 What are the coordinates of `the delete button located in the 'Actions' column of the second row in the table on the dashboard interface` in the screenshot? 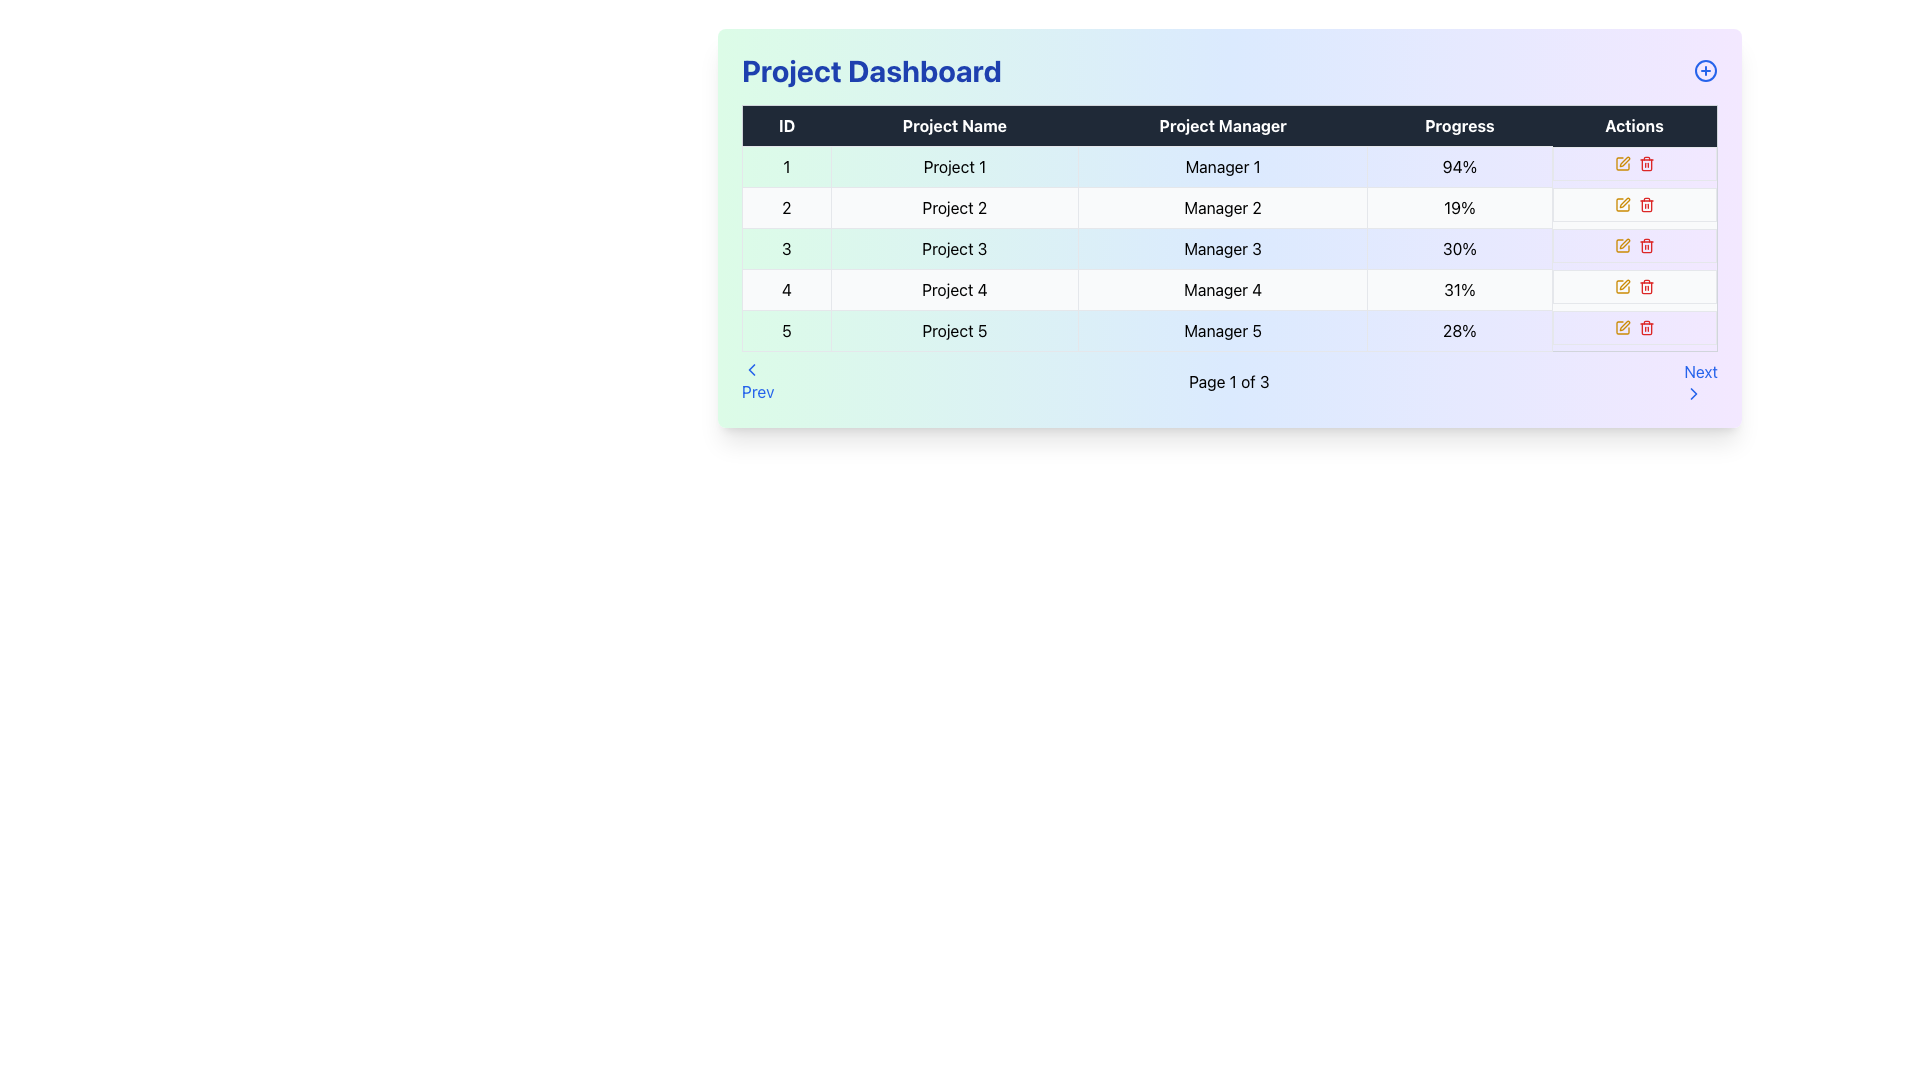 It's located at (1646, 204).